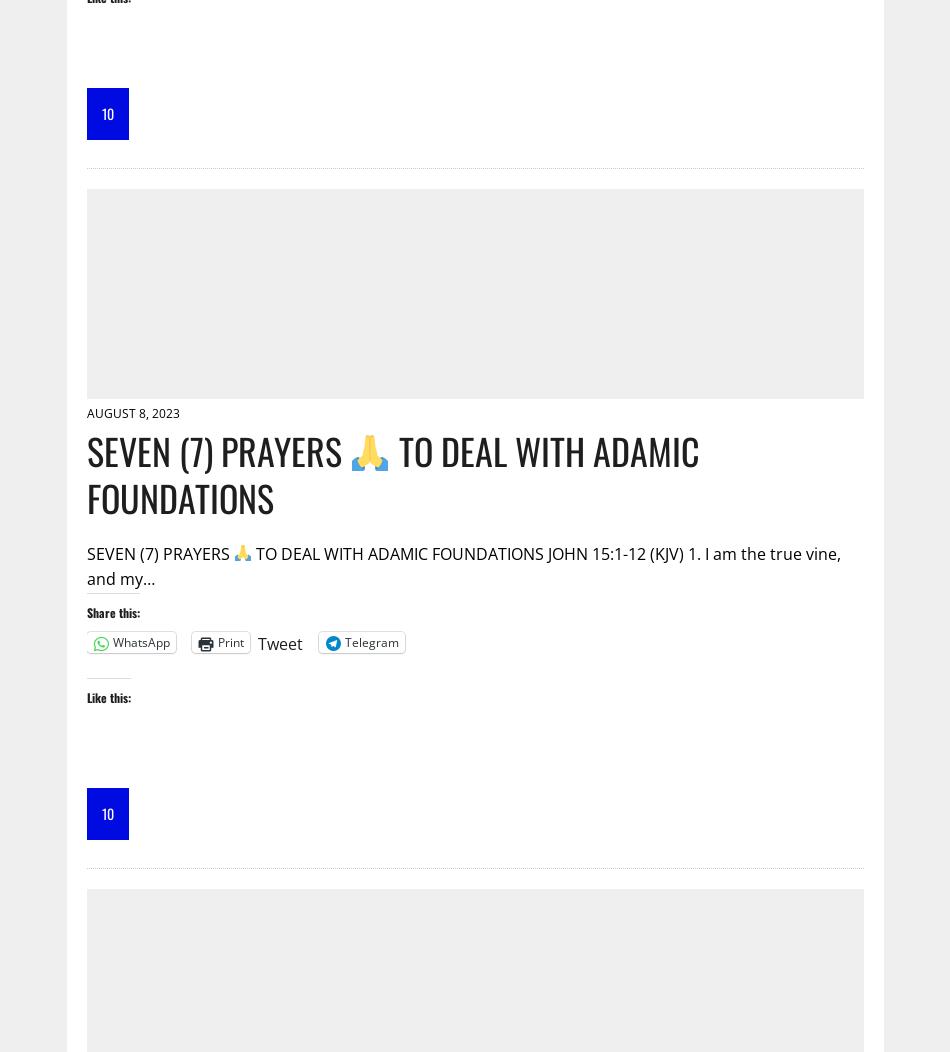 Image resolution: width=950 pixels, height=1052 pixels. What do you see at coordinates (140, 642) in the screenshot?
I see `'WhatsApp'` at bounding box center [140, 642].